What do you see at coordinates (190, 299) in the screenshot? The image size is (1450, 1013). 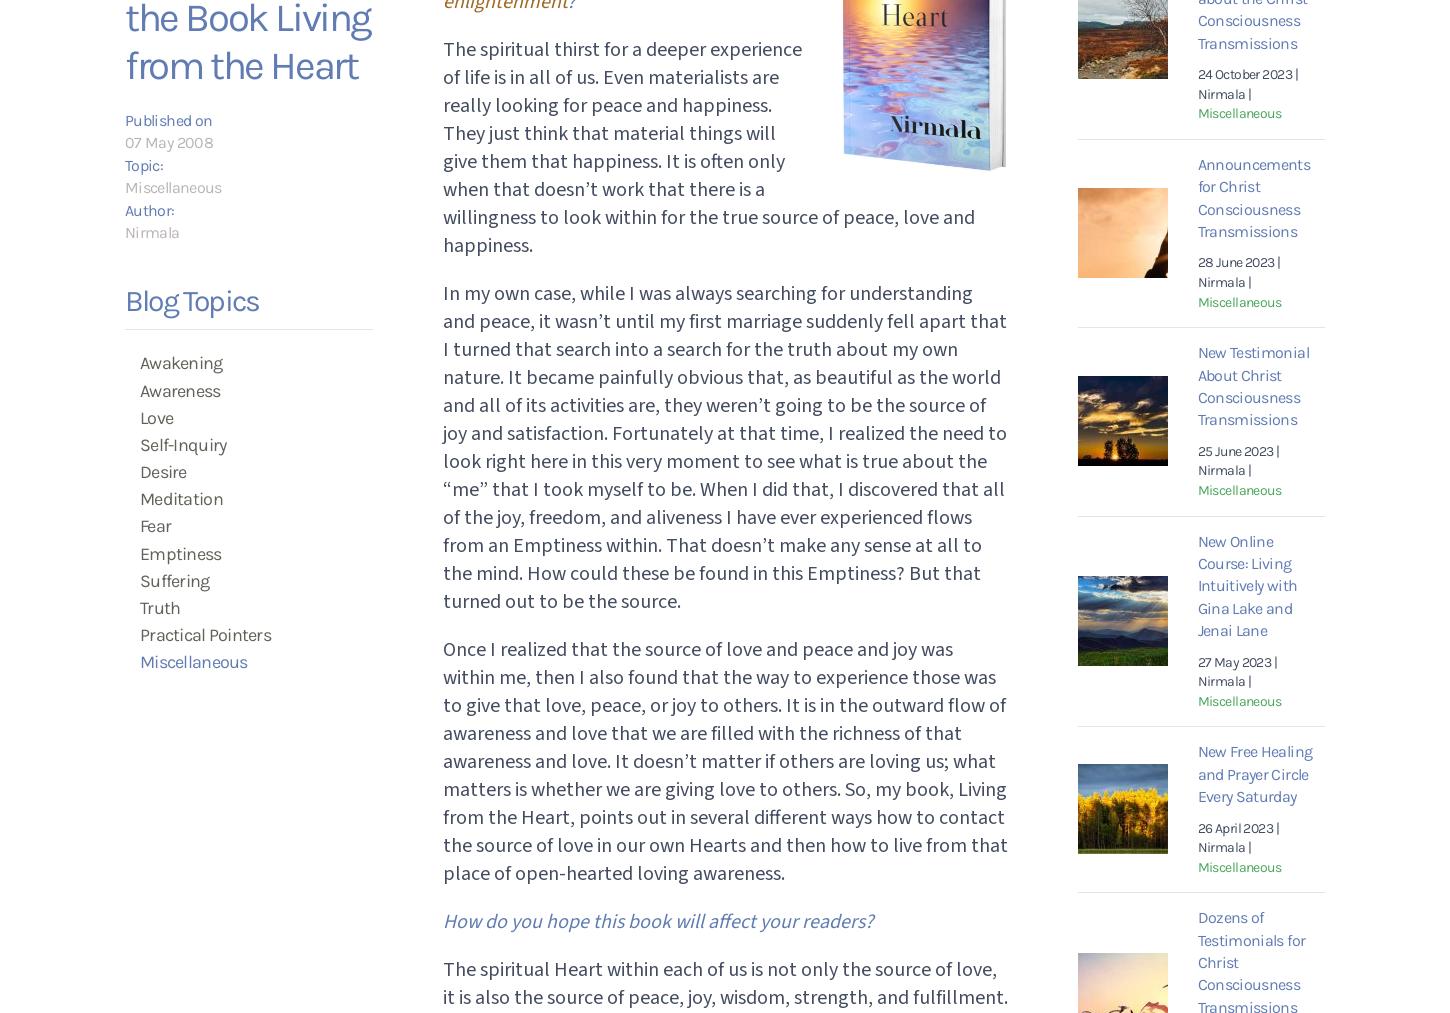 I see `'Blog Topics'` at bounding box center [190, 299].